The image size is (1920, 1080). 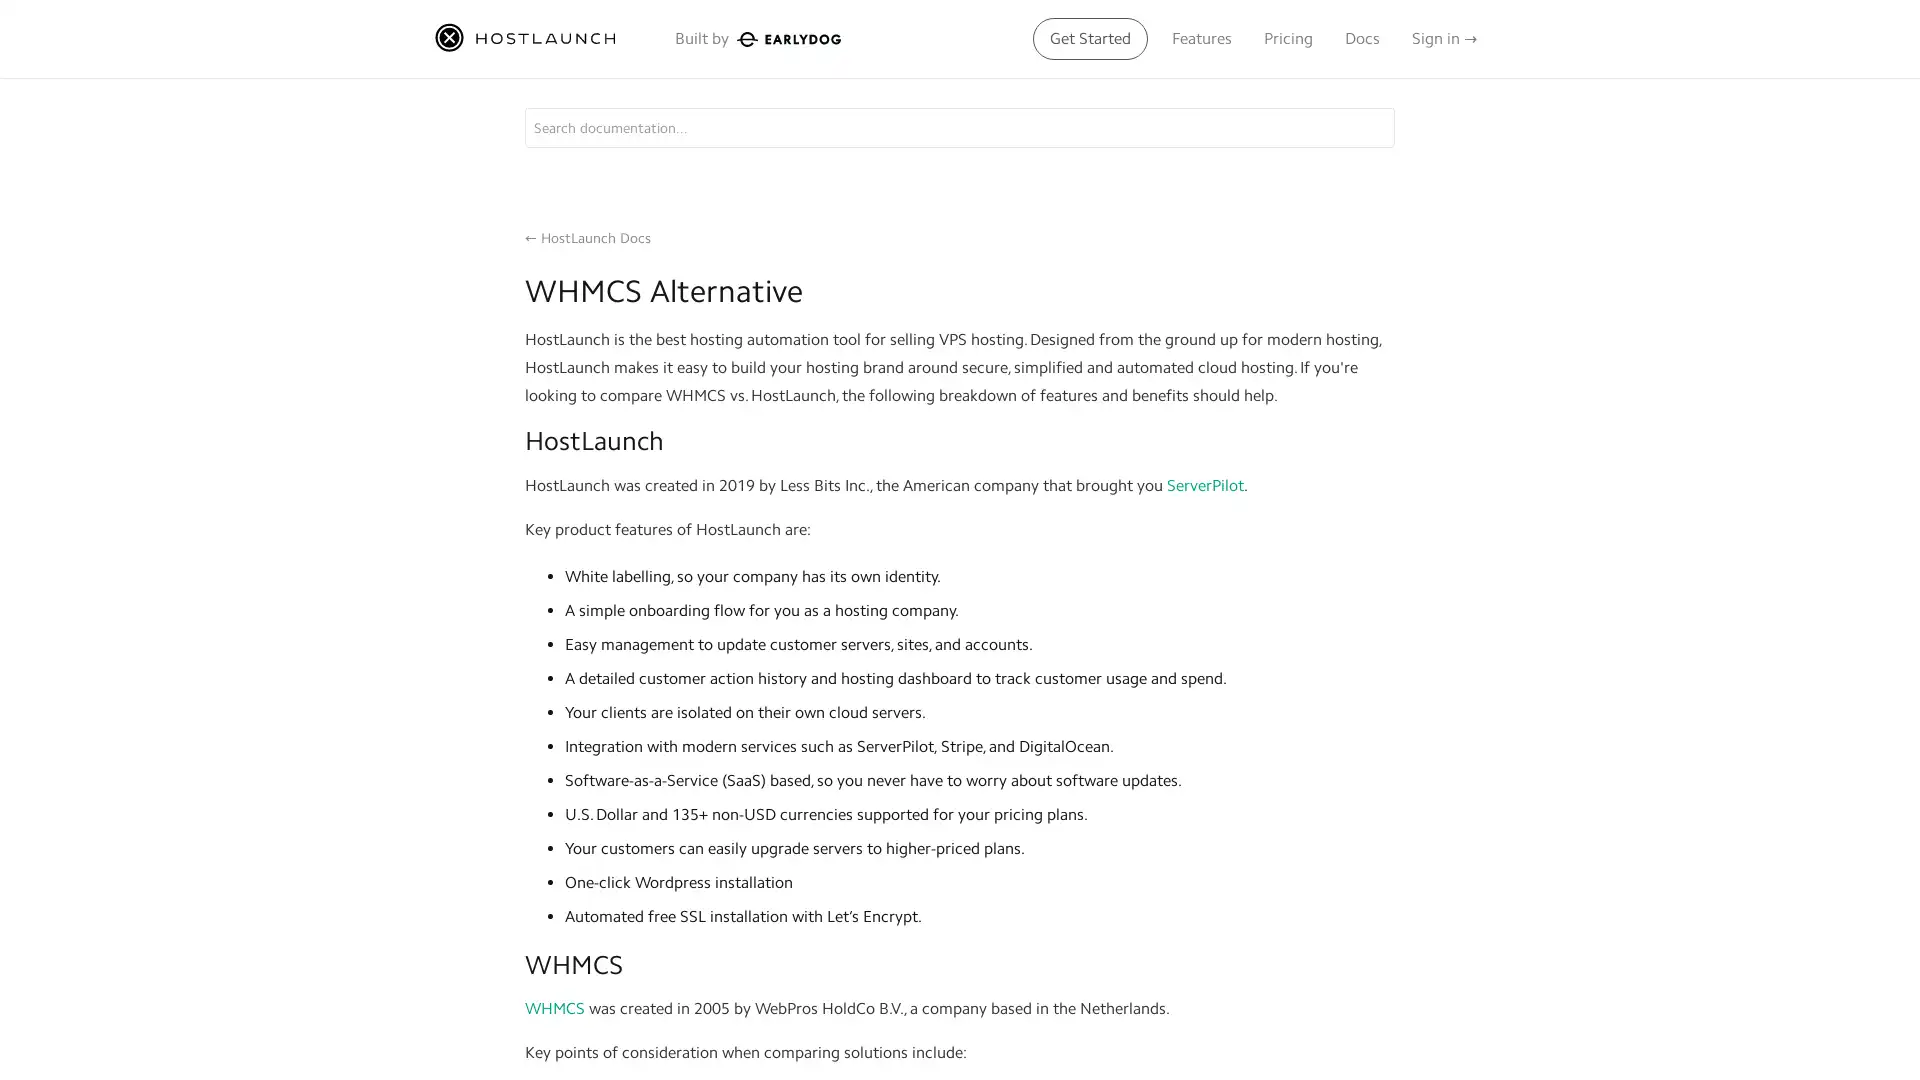 What do you see at coordinates (1200, 38) in the screenshot?
I see `Features` at bounding box center [1200, 38].